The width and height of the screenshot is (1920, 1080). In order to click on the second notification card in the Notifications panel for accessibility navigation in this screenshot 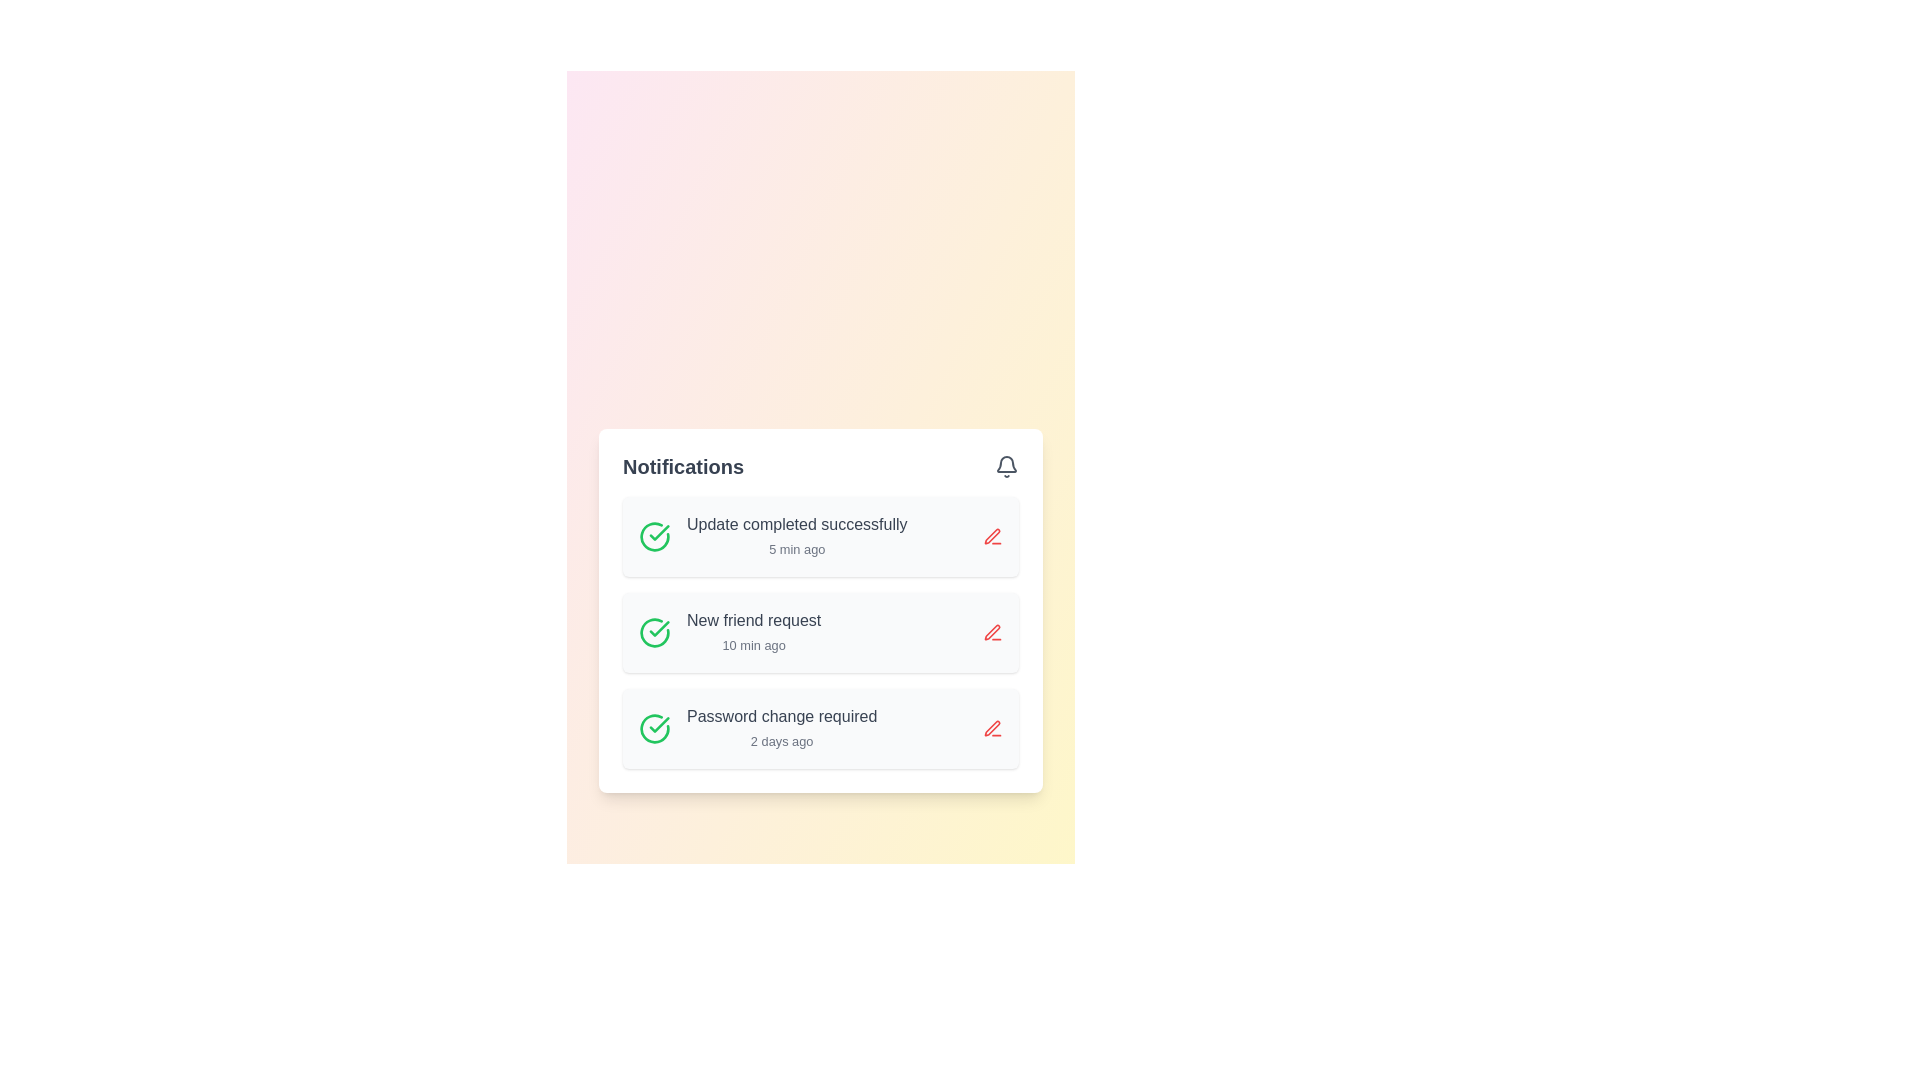, I will do `click(820, 632)`.